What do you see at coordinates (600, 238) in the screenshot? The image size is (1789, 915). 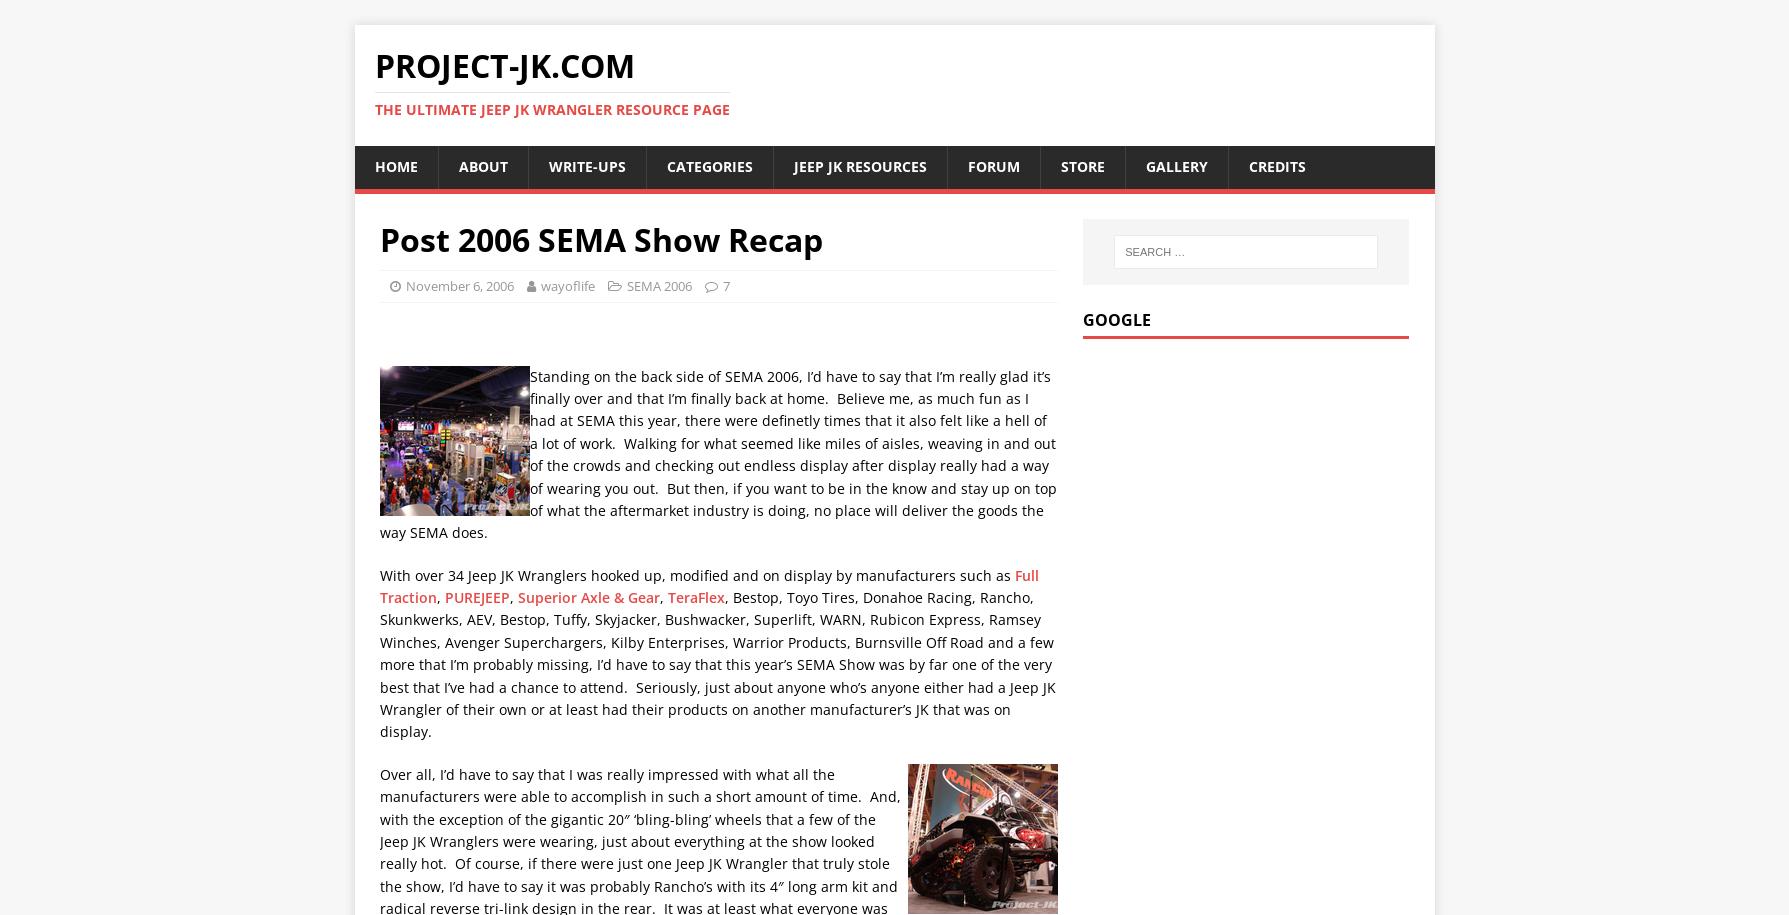 I see `'Post 2006 SEMA Show Recap'` at bounding box center [600, 238].